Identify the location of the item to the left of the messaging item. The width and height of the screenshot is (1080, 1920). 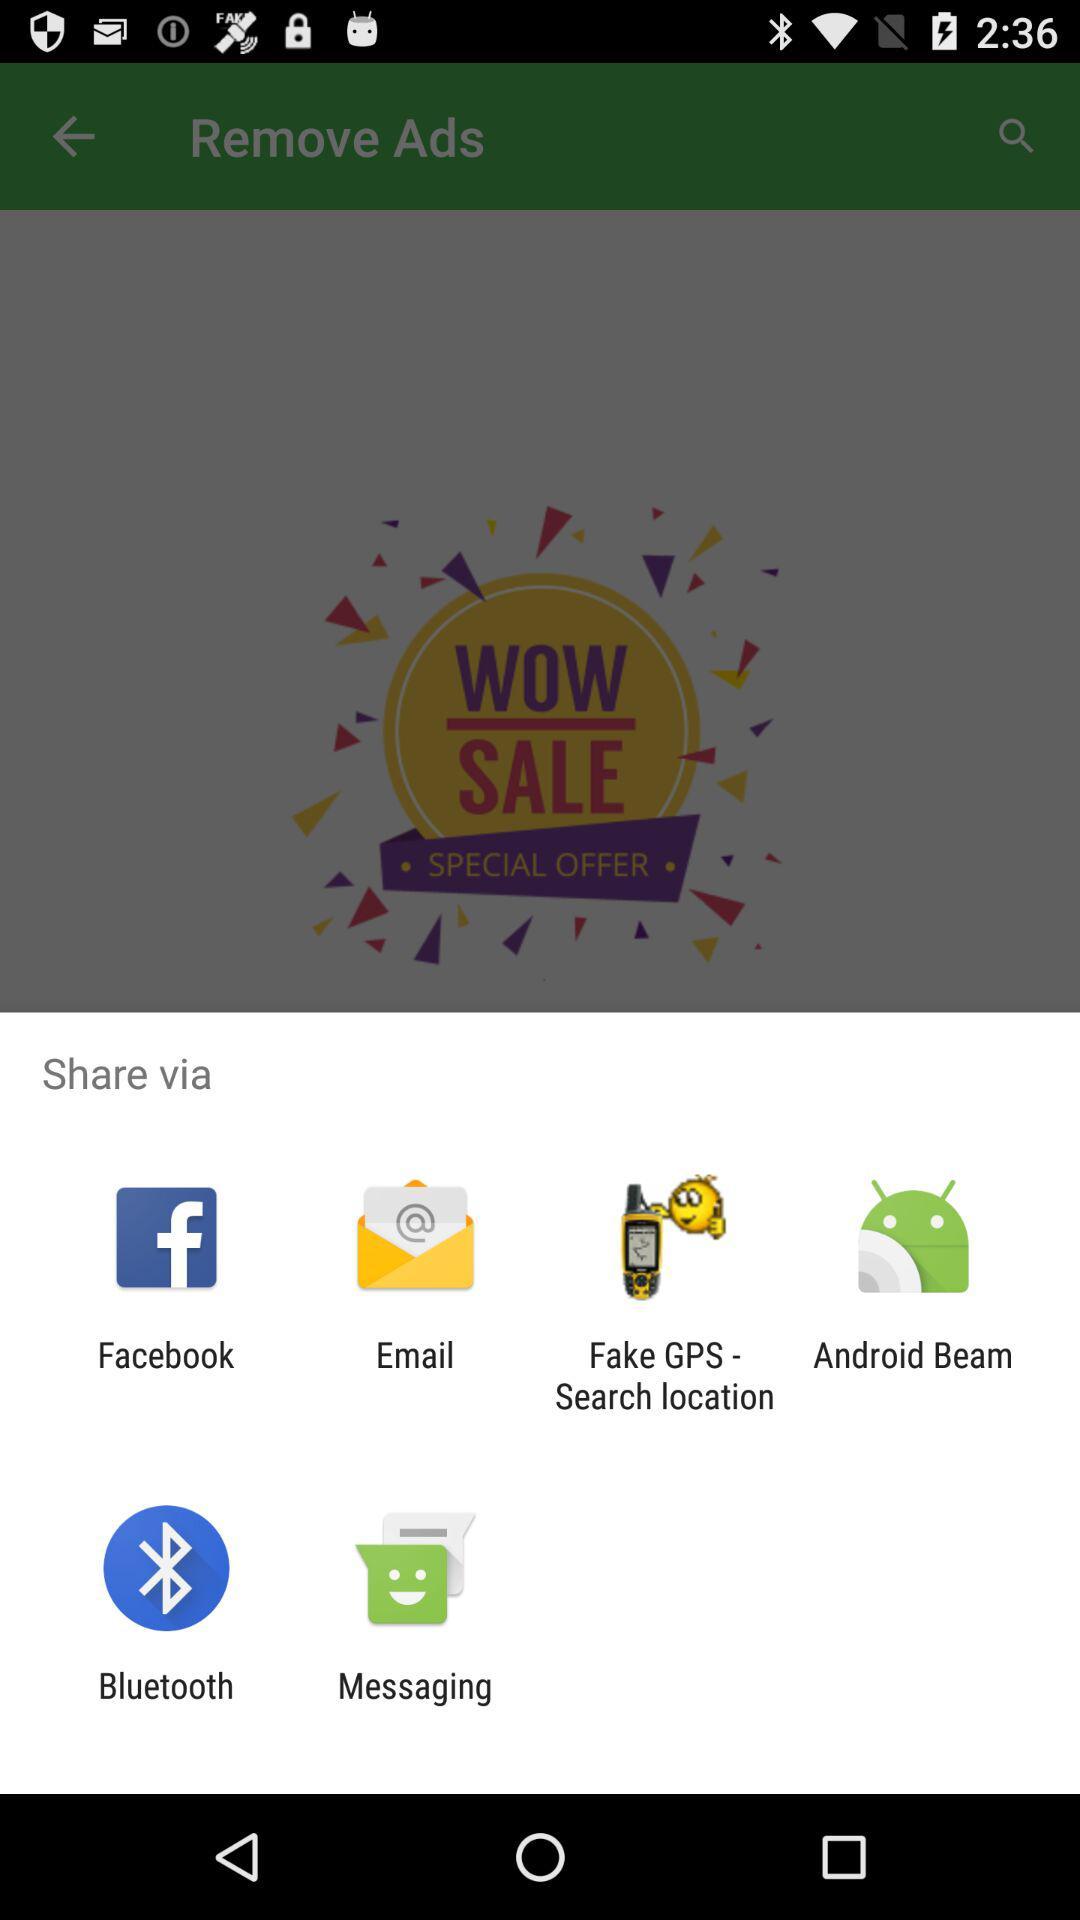
(165, 1705).